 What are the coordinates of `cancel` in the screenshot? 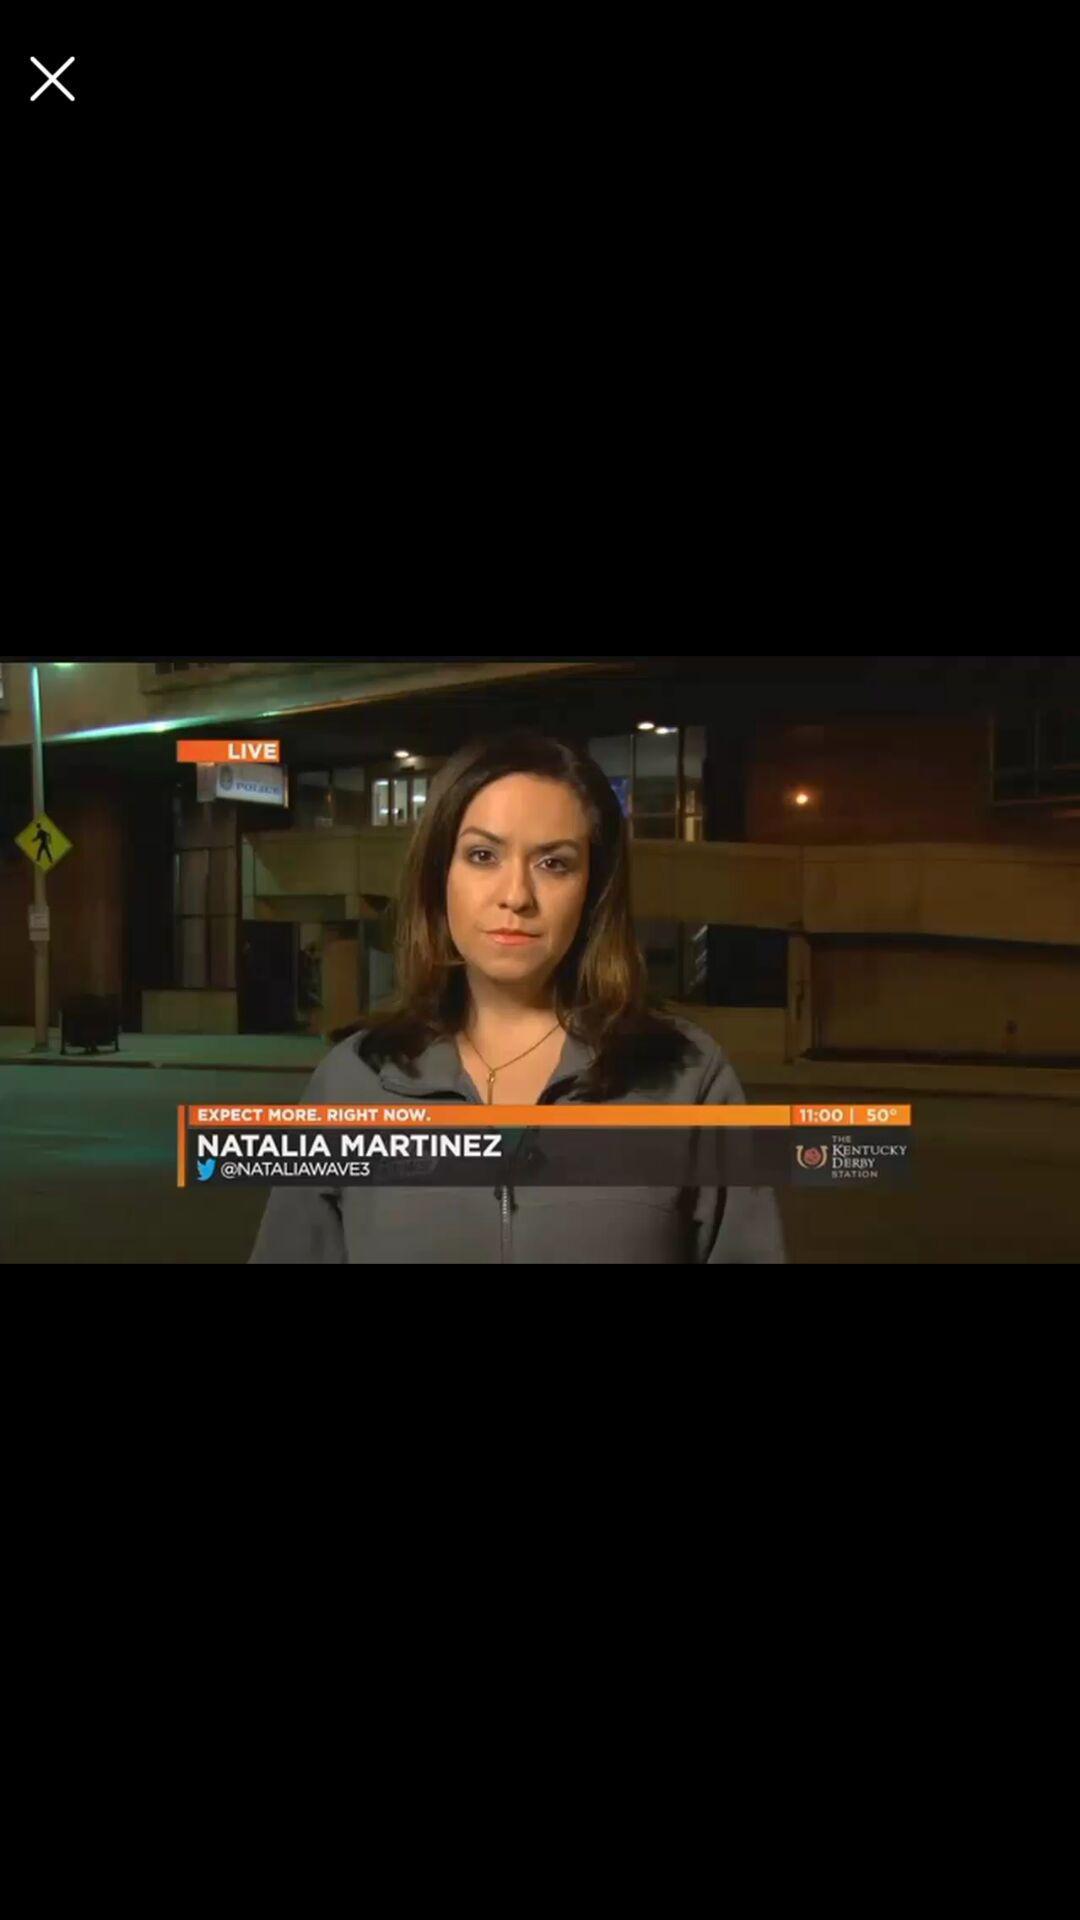 It's located at (51, 78).